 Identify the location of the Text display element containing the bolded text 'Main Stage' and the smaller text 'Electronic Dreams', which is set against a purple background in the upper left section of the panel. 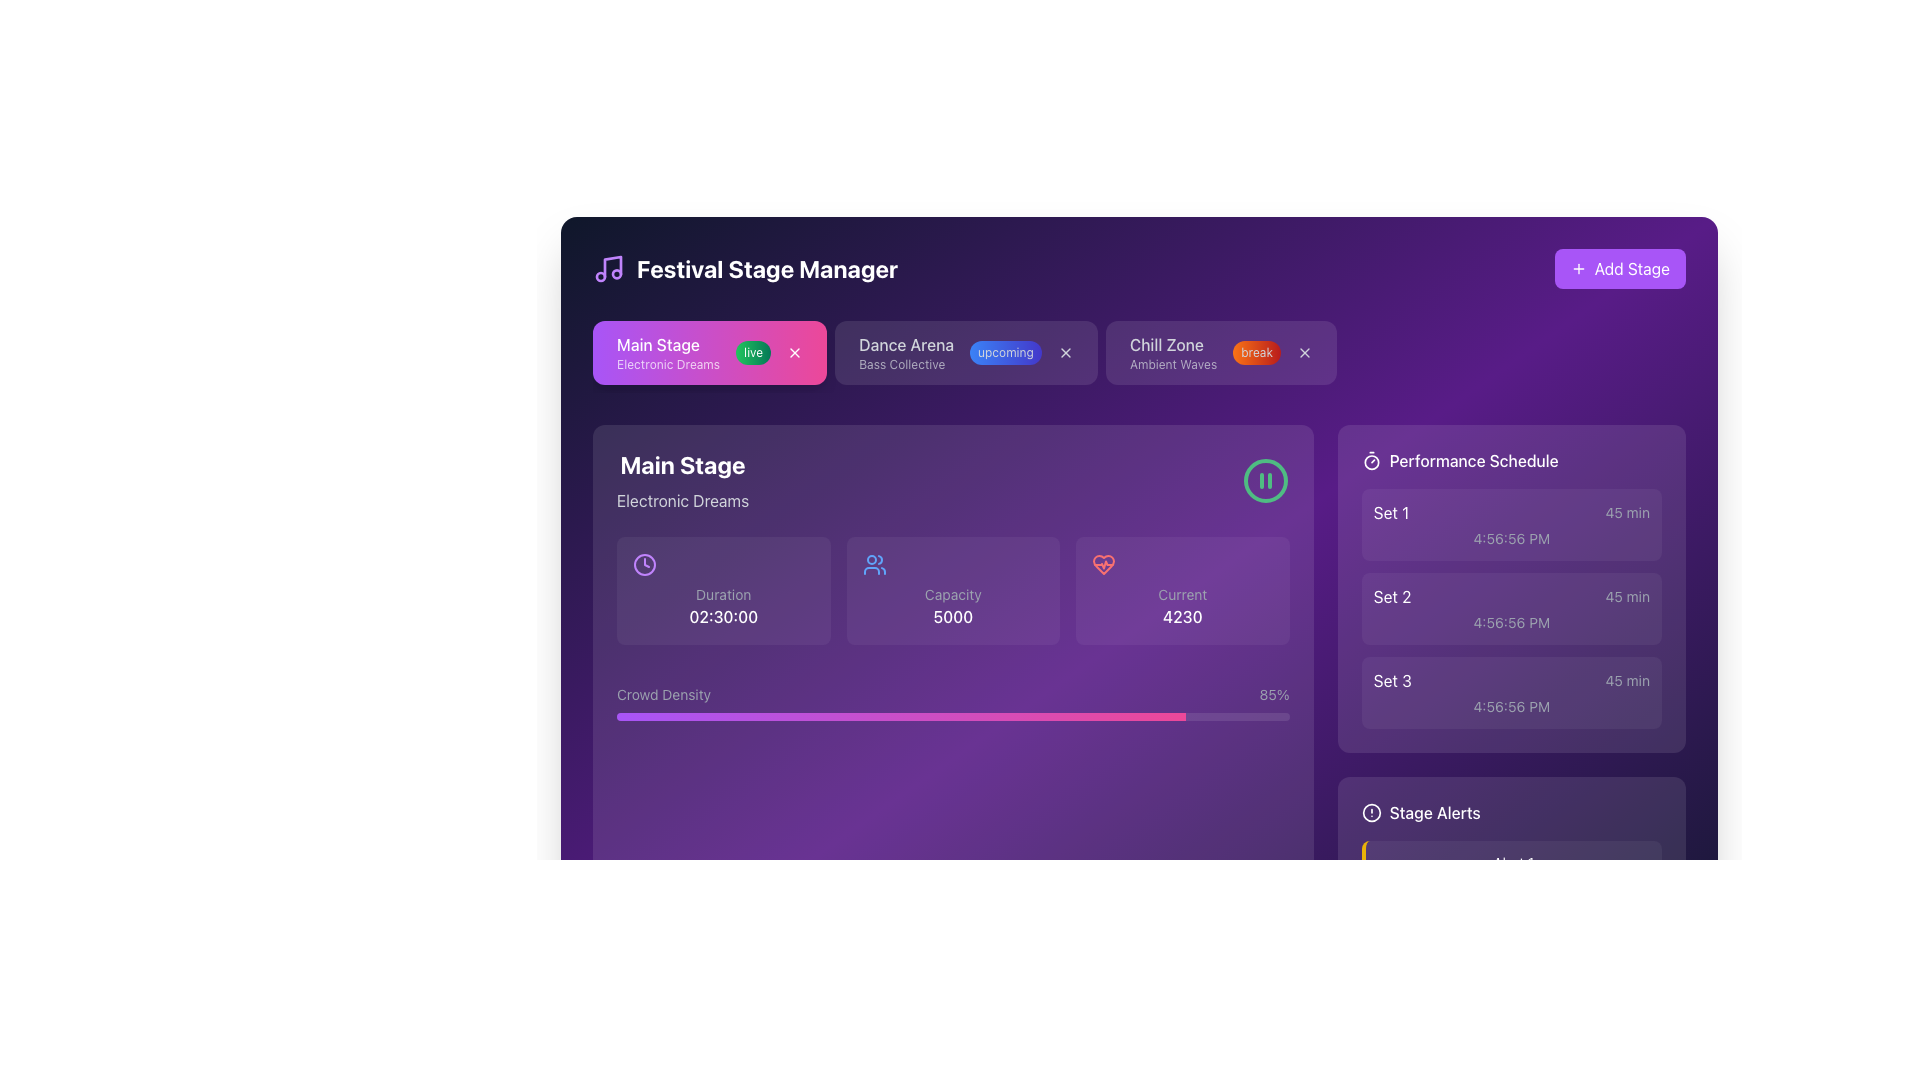
(683, 481).